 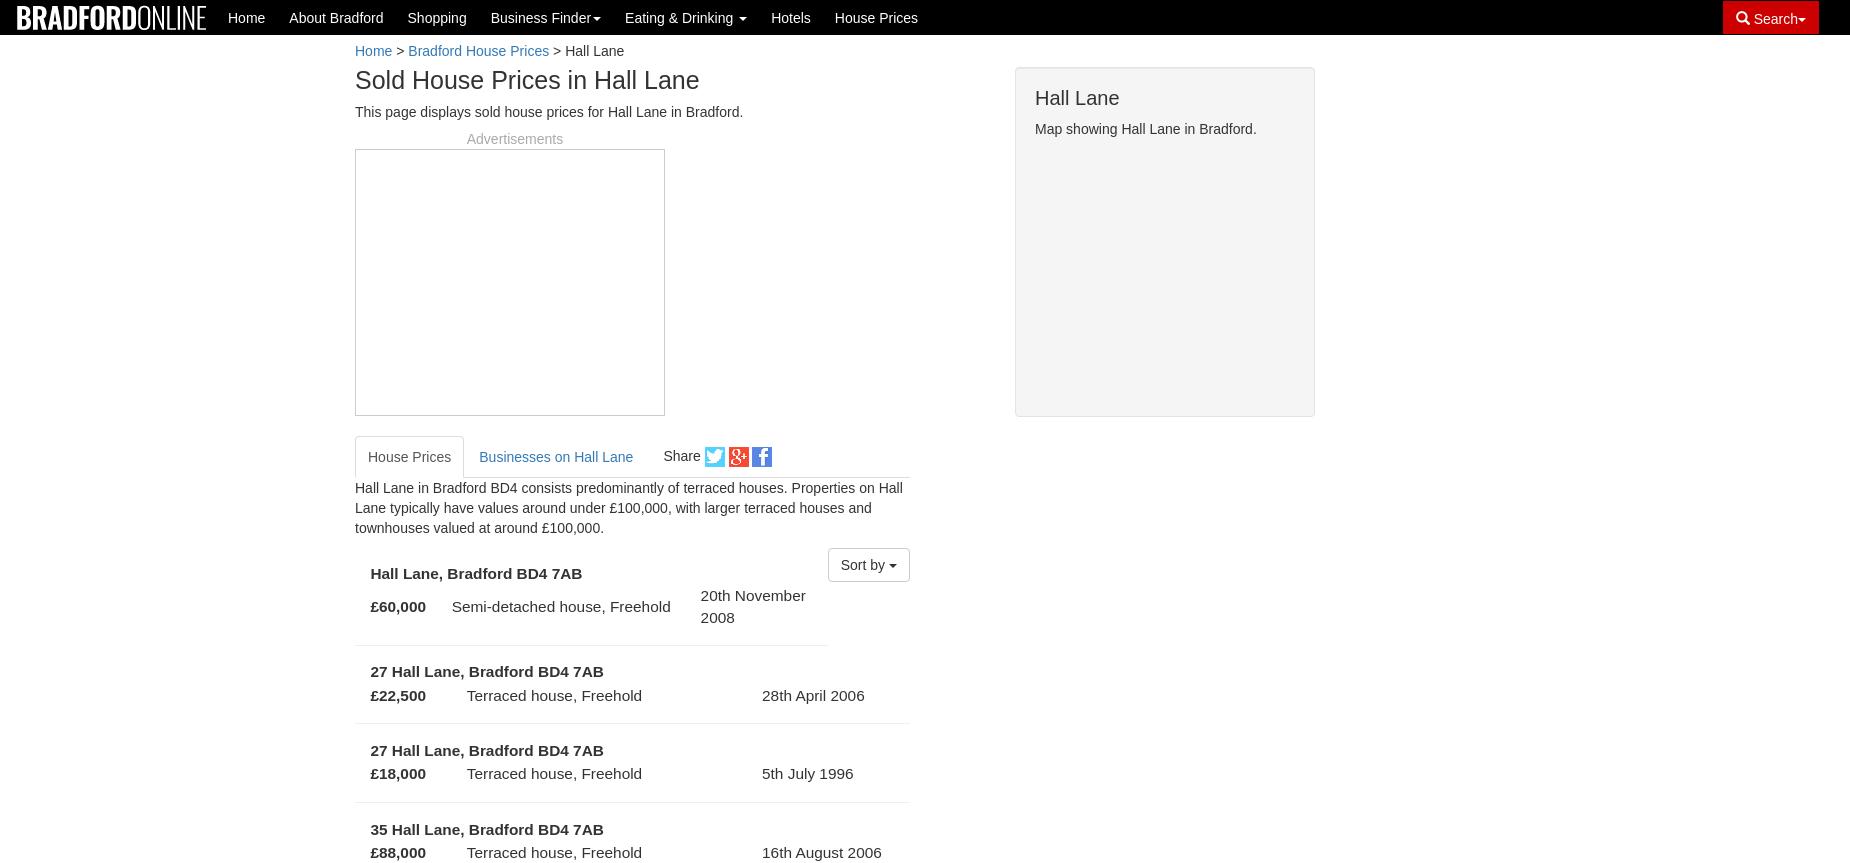 What do you see at coordinates (396, 605) in the screenshot?
I see `'£60,000'` at bounding box center [396, 605].